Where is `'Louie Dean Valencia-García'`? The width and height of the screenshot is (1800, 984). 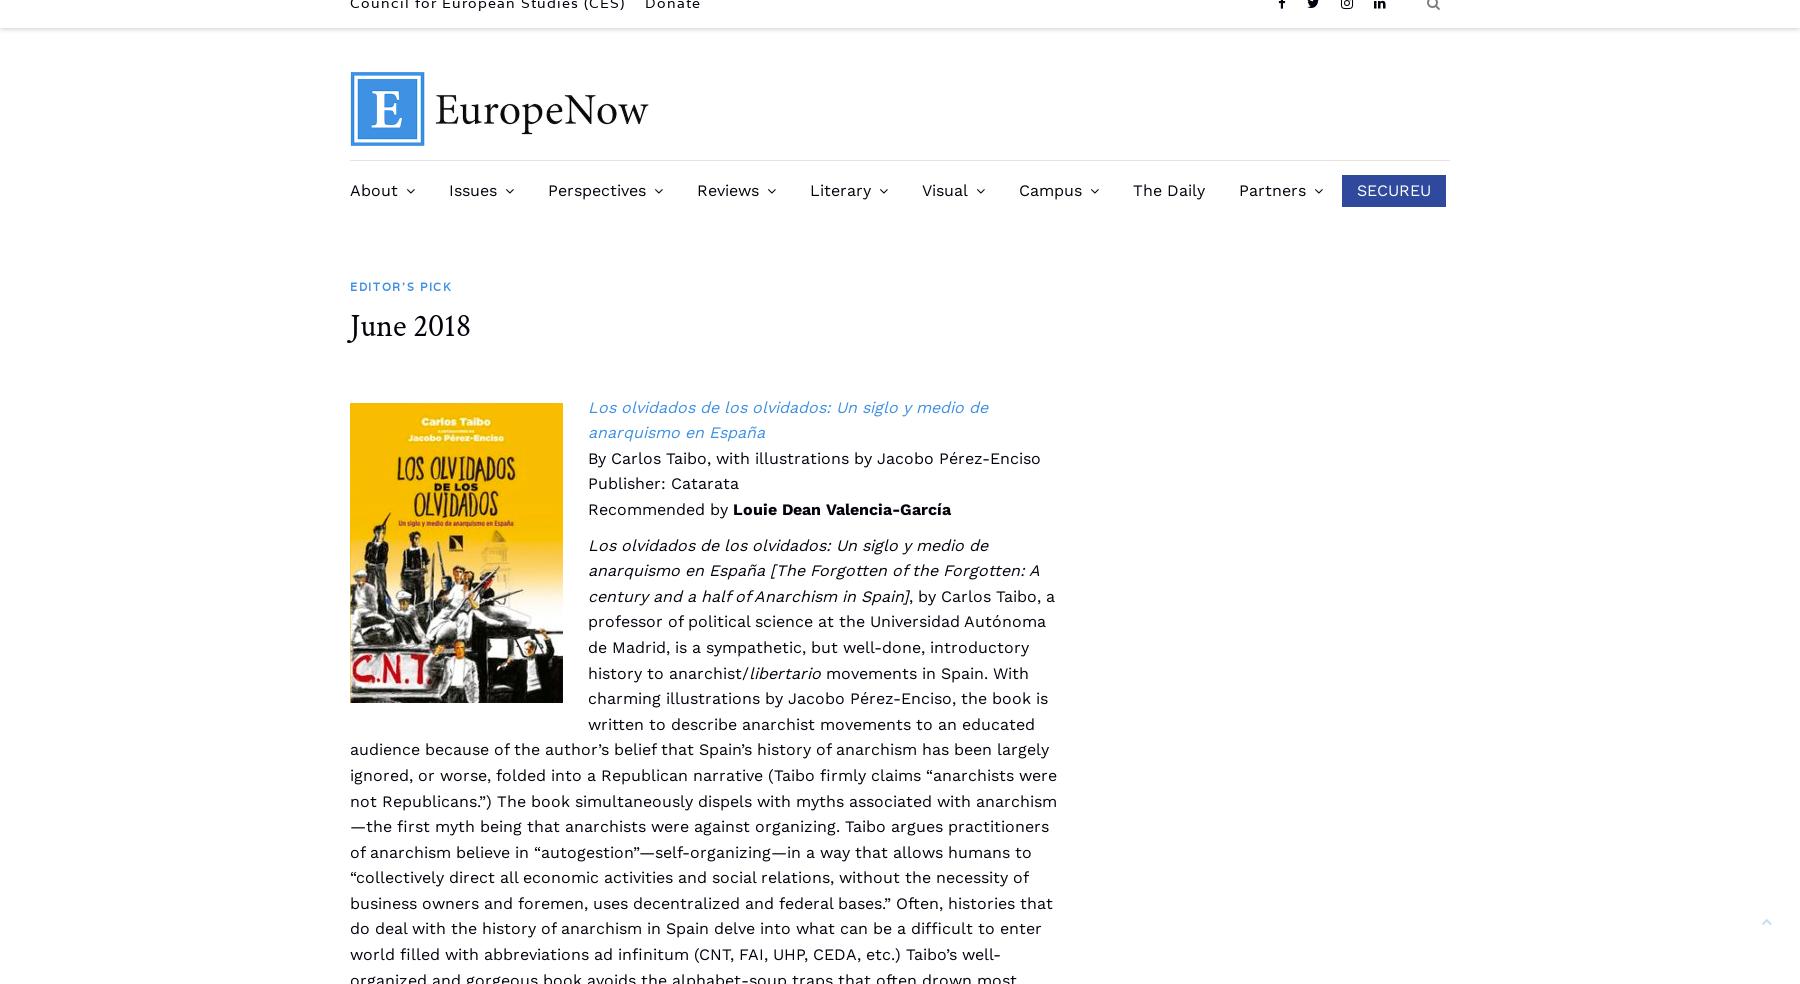 'Louie Dean Valencia-García' is located at coordinates (842, 507).